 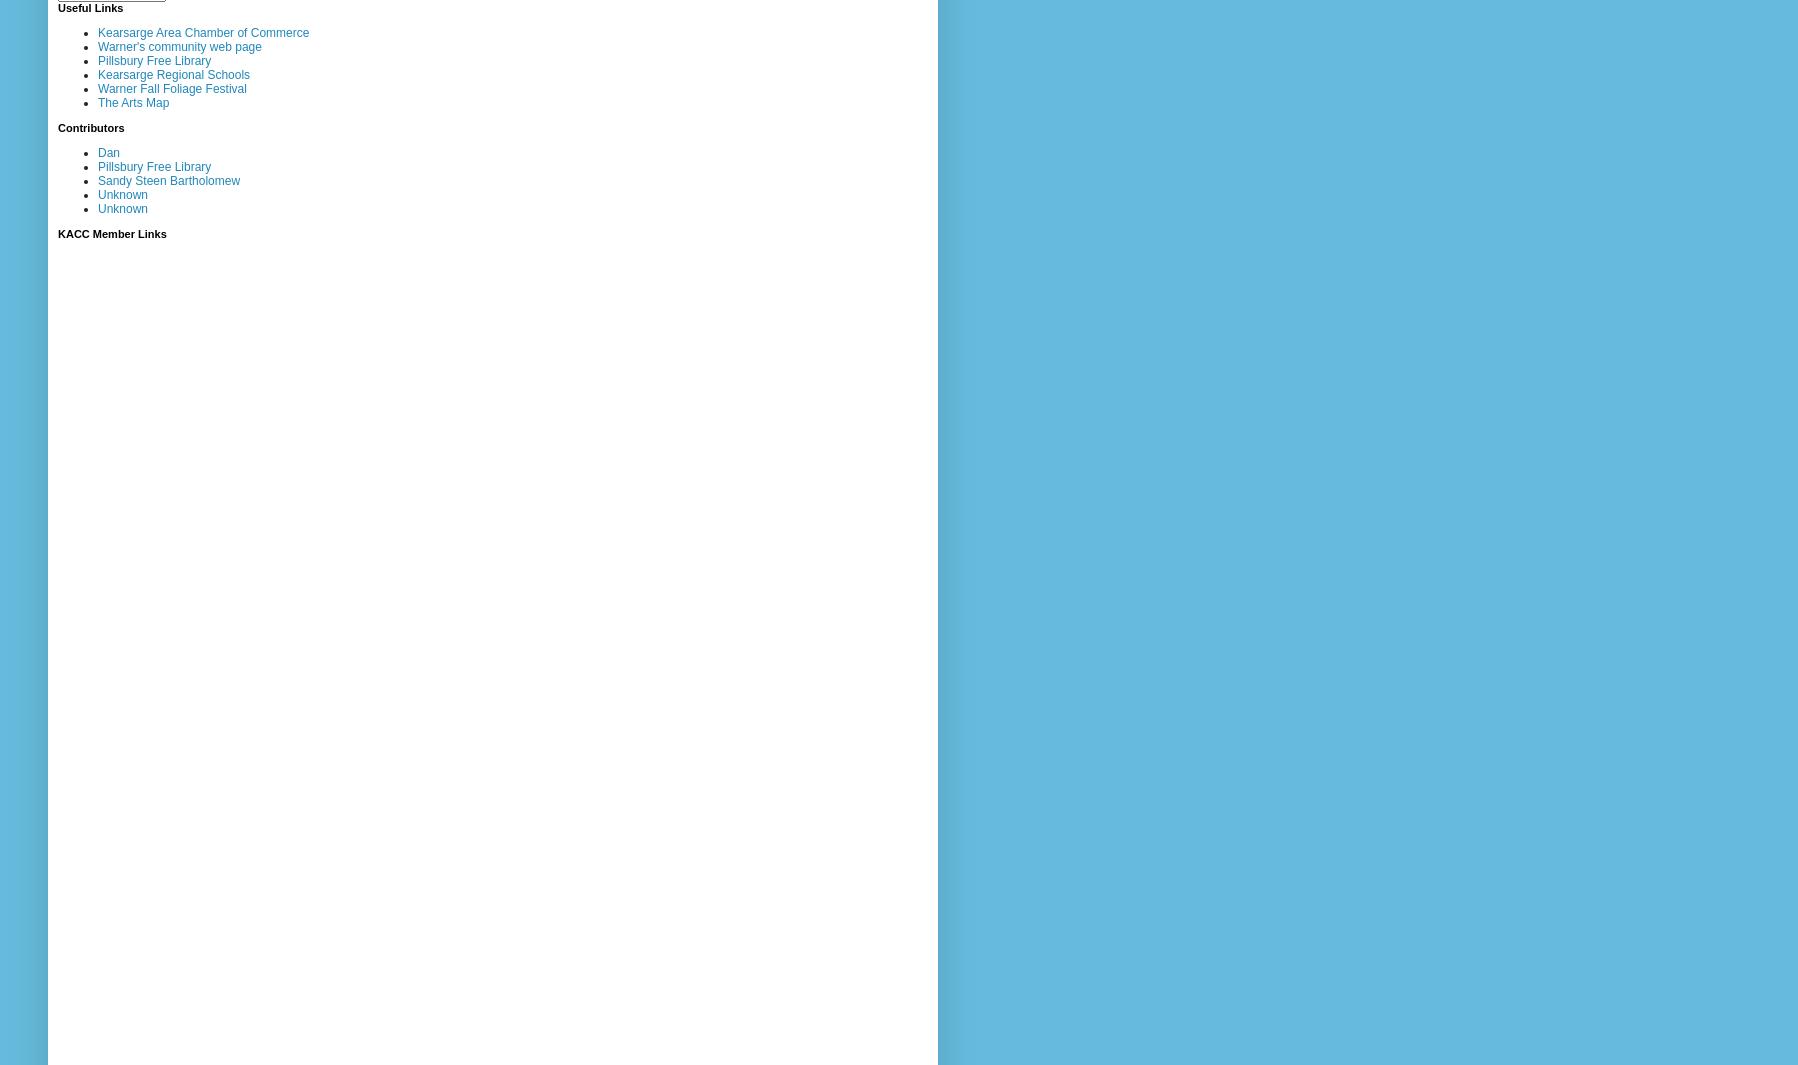 I want to click on 'Useful Links', so click(x=89, y=6).